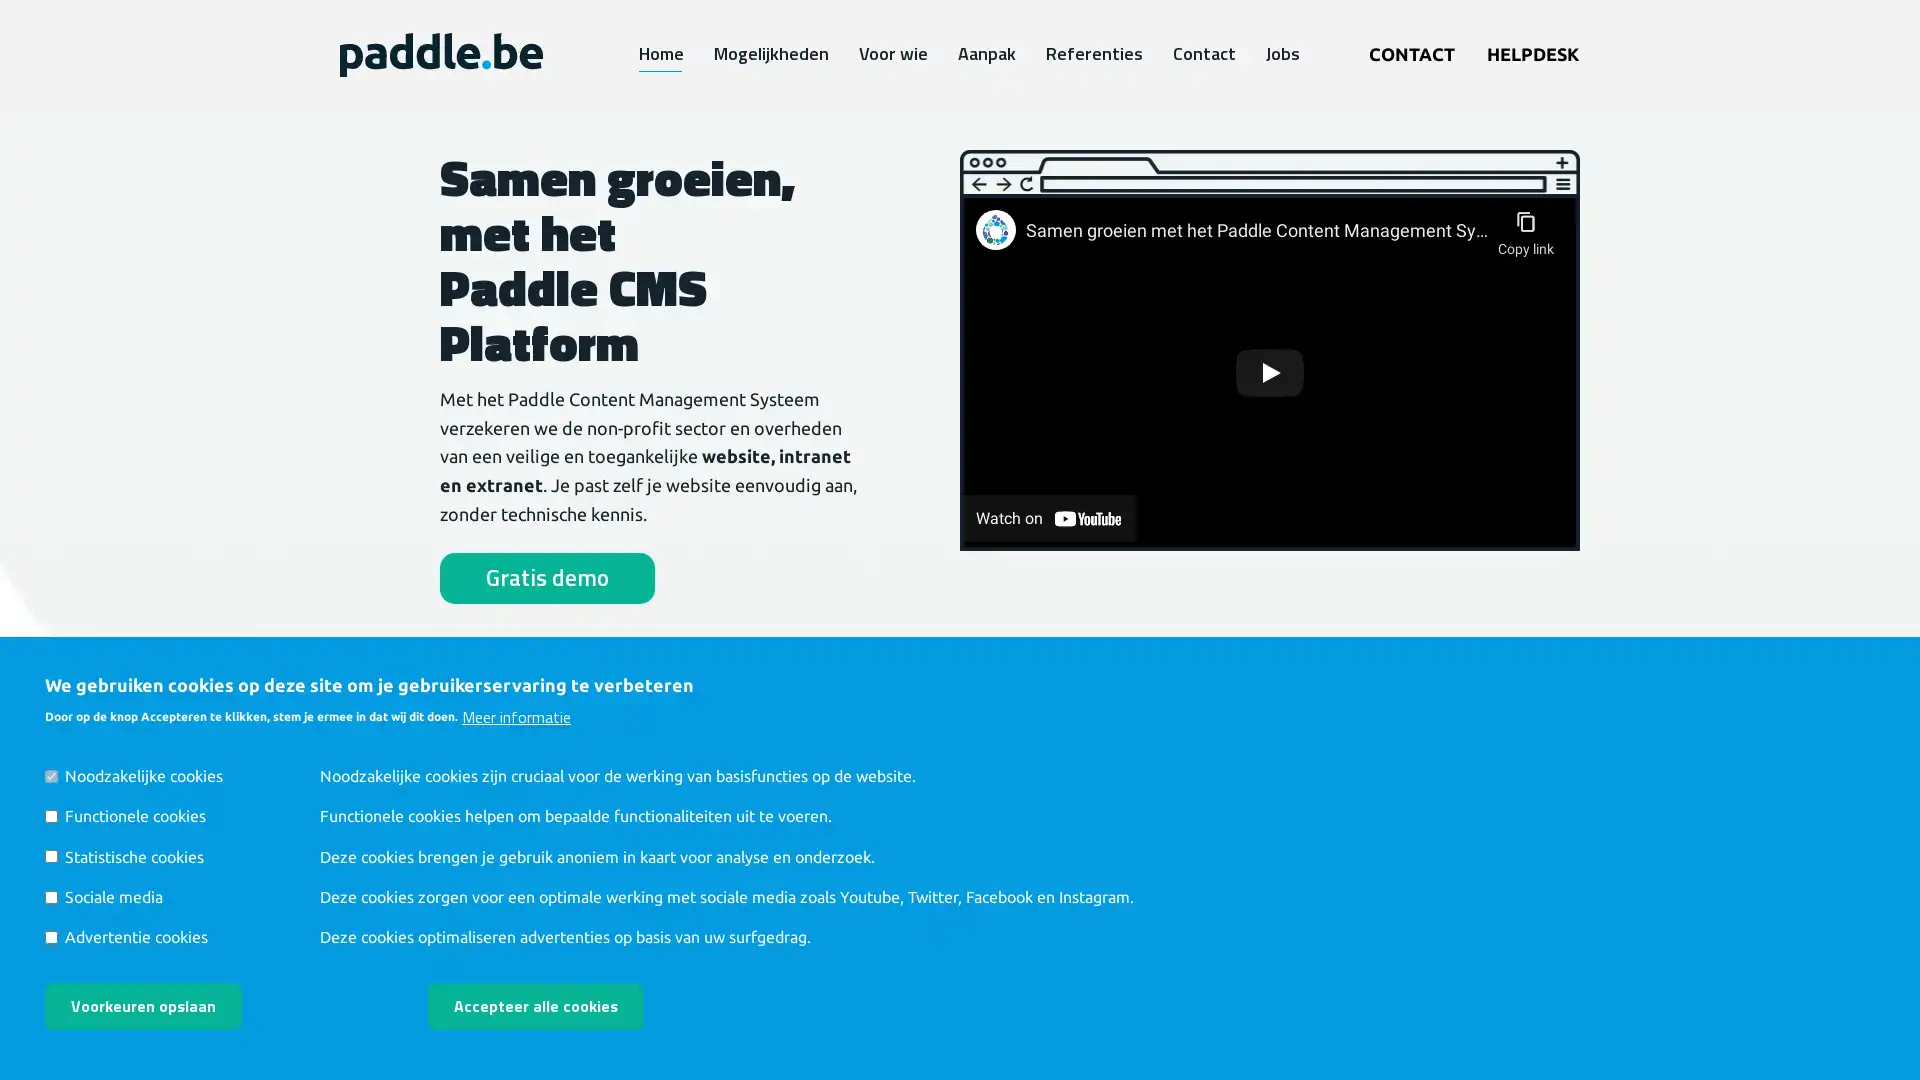  What do you see at coordinates (142, 1006) in the screenshot?
I see `Voorkeuren opslaan` at bounding box center [142, 1006].